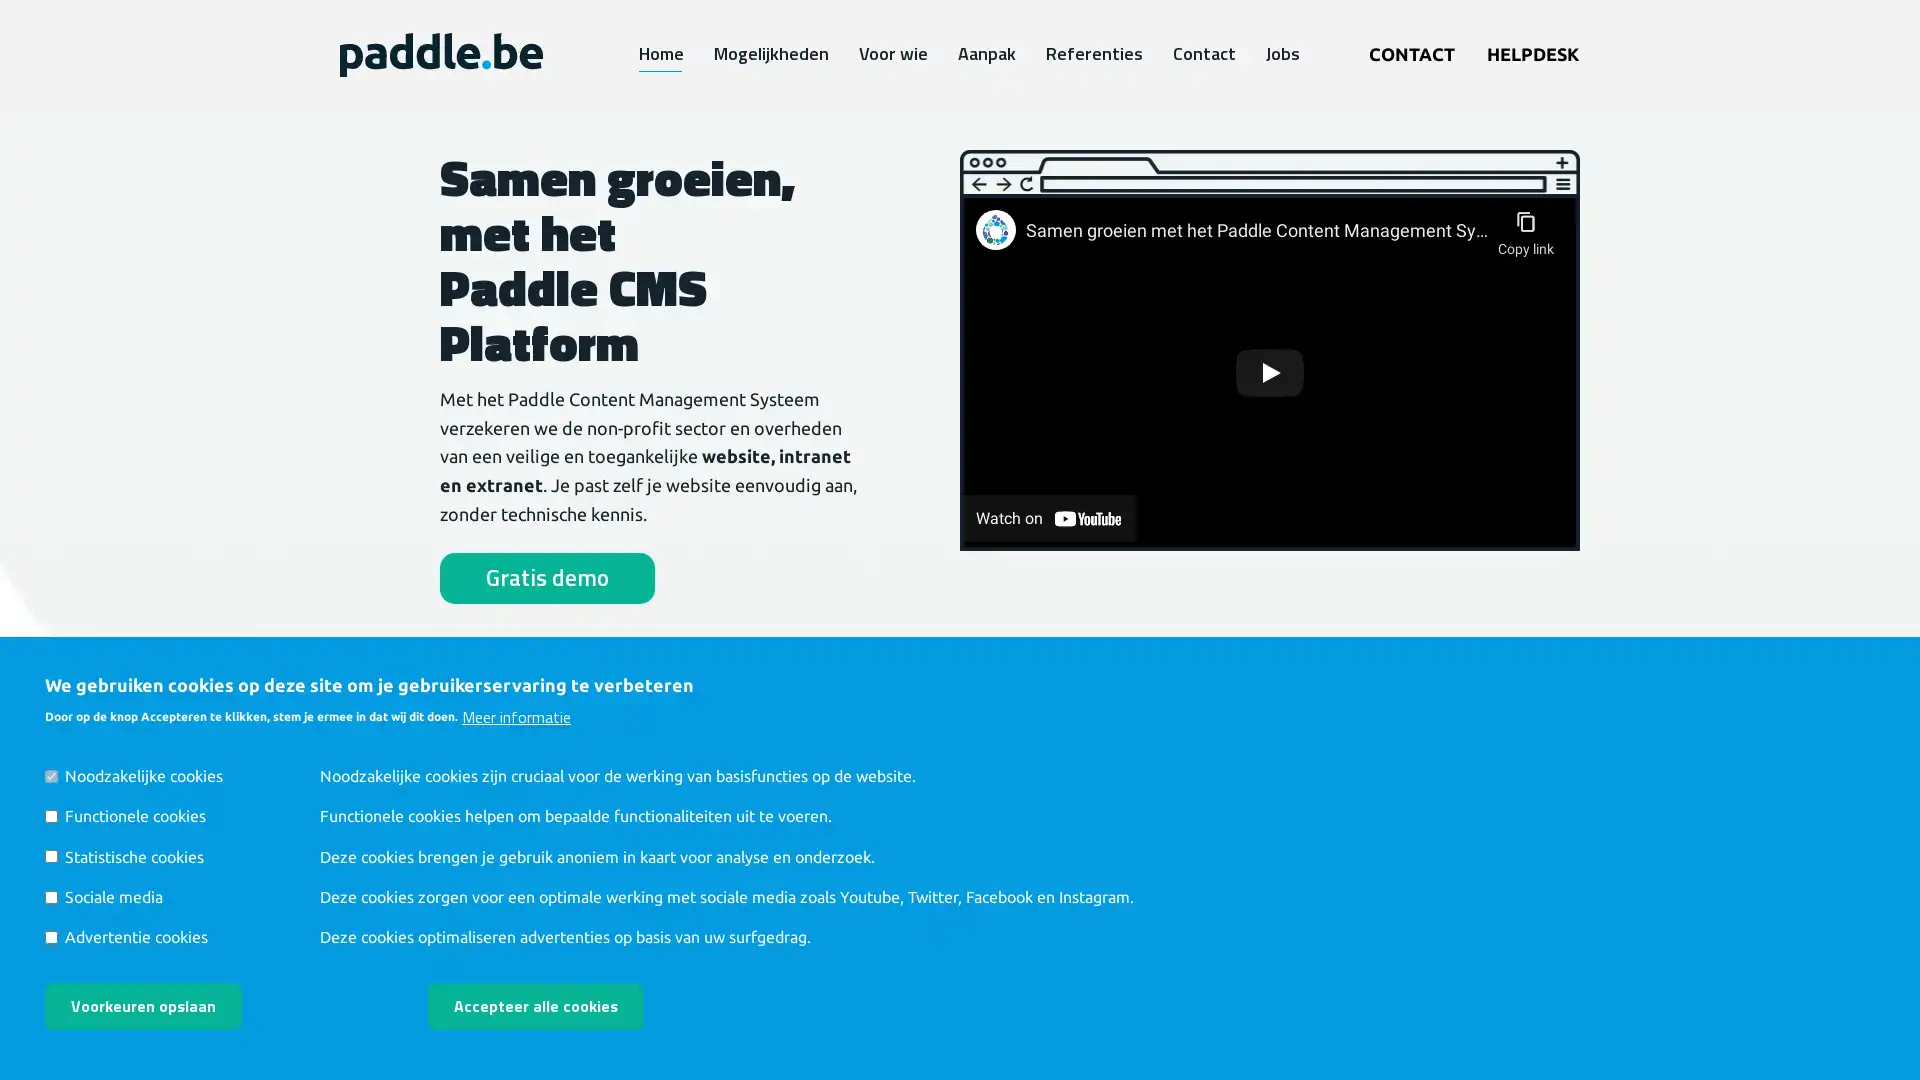  What do you see at coordinates (142, 1006) in the screenshot?
I see `Voorkeuren opslaan` at bounding box center [142, 1006].